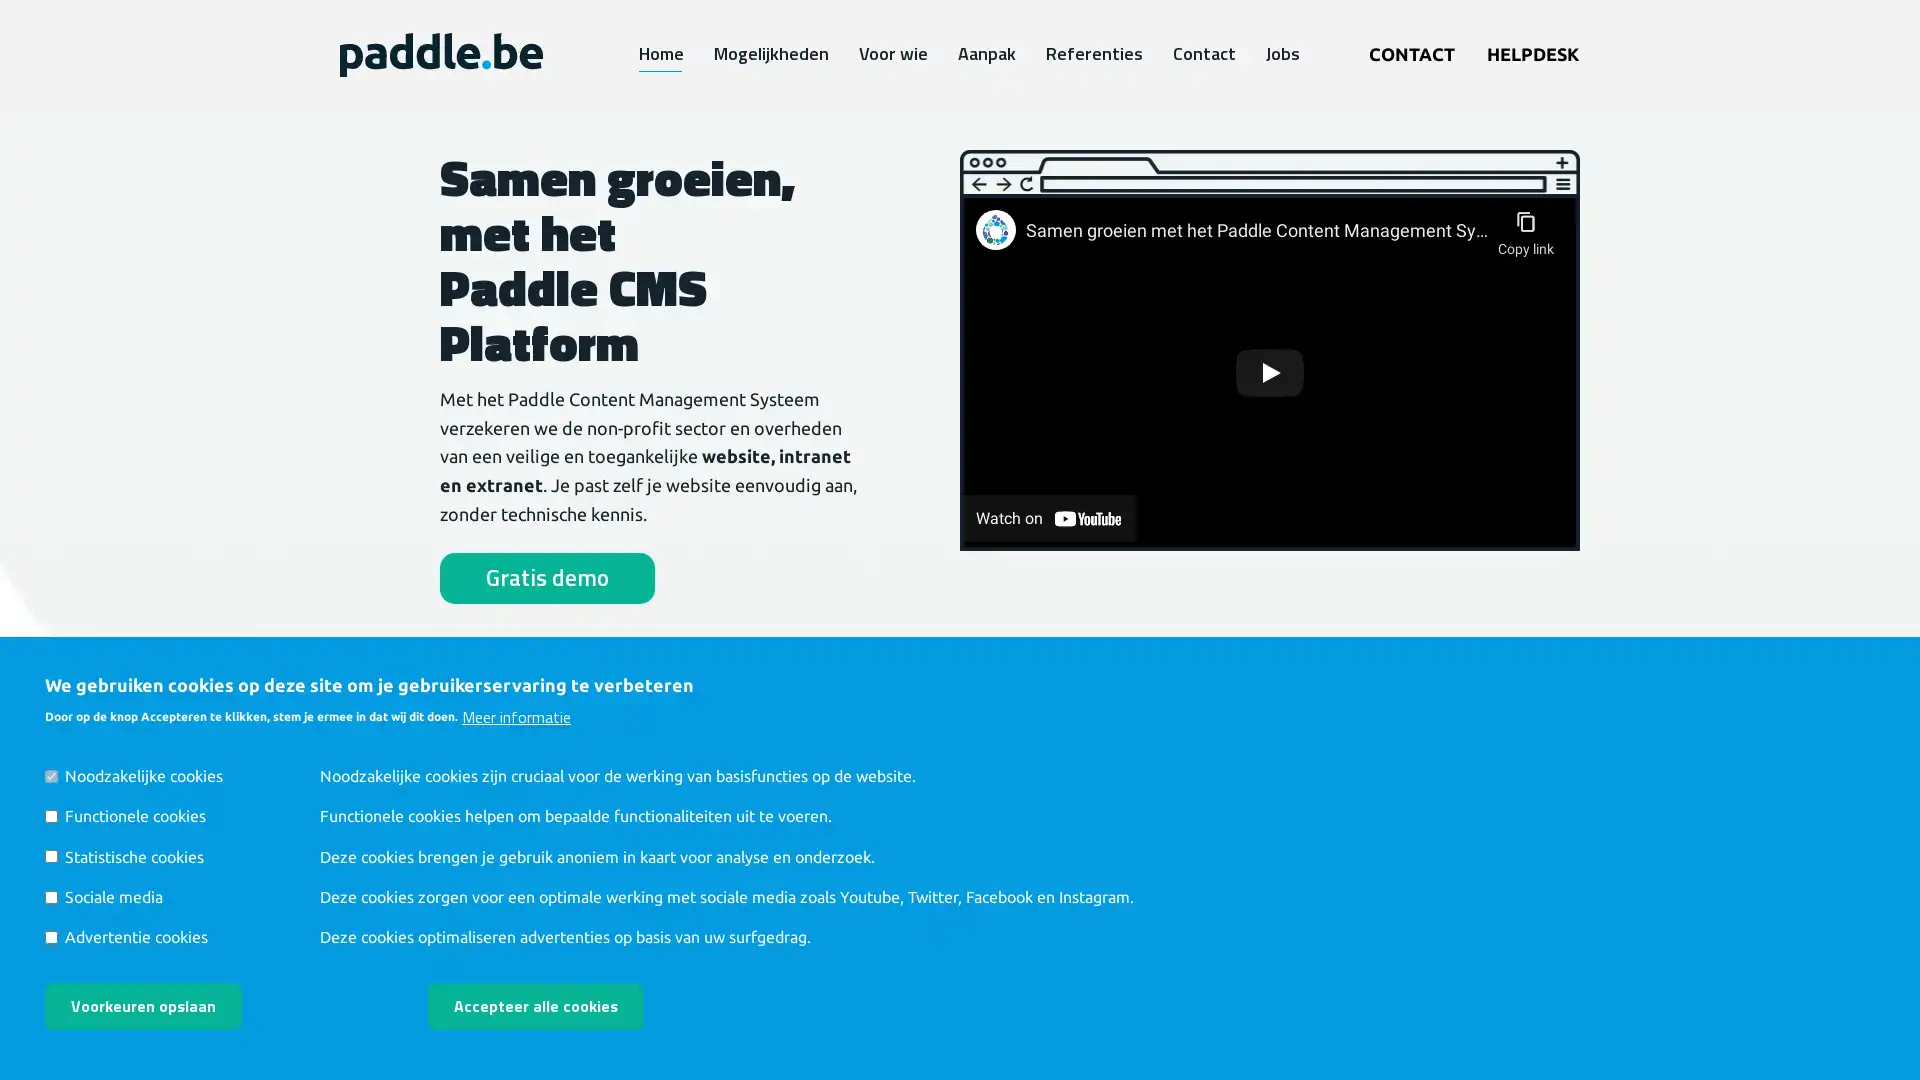  What do you see at coordinates (142, 1006) in the screenshot?
I see `Voorkeuren opslaan` at bounding box center [142, 1006].